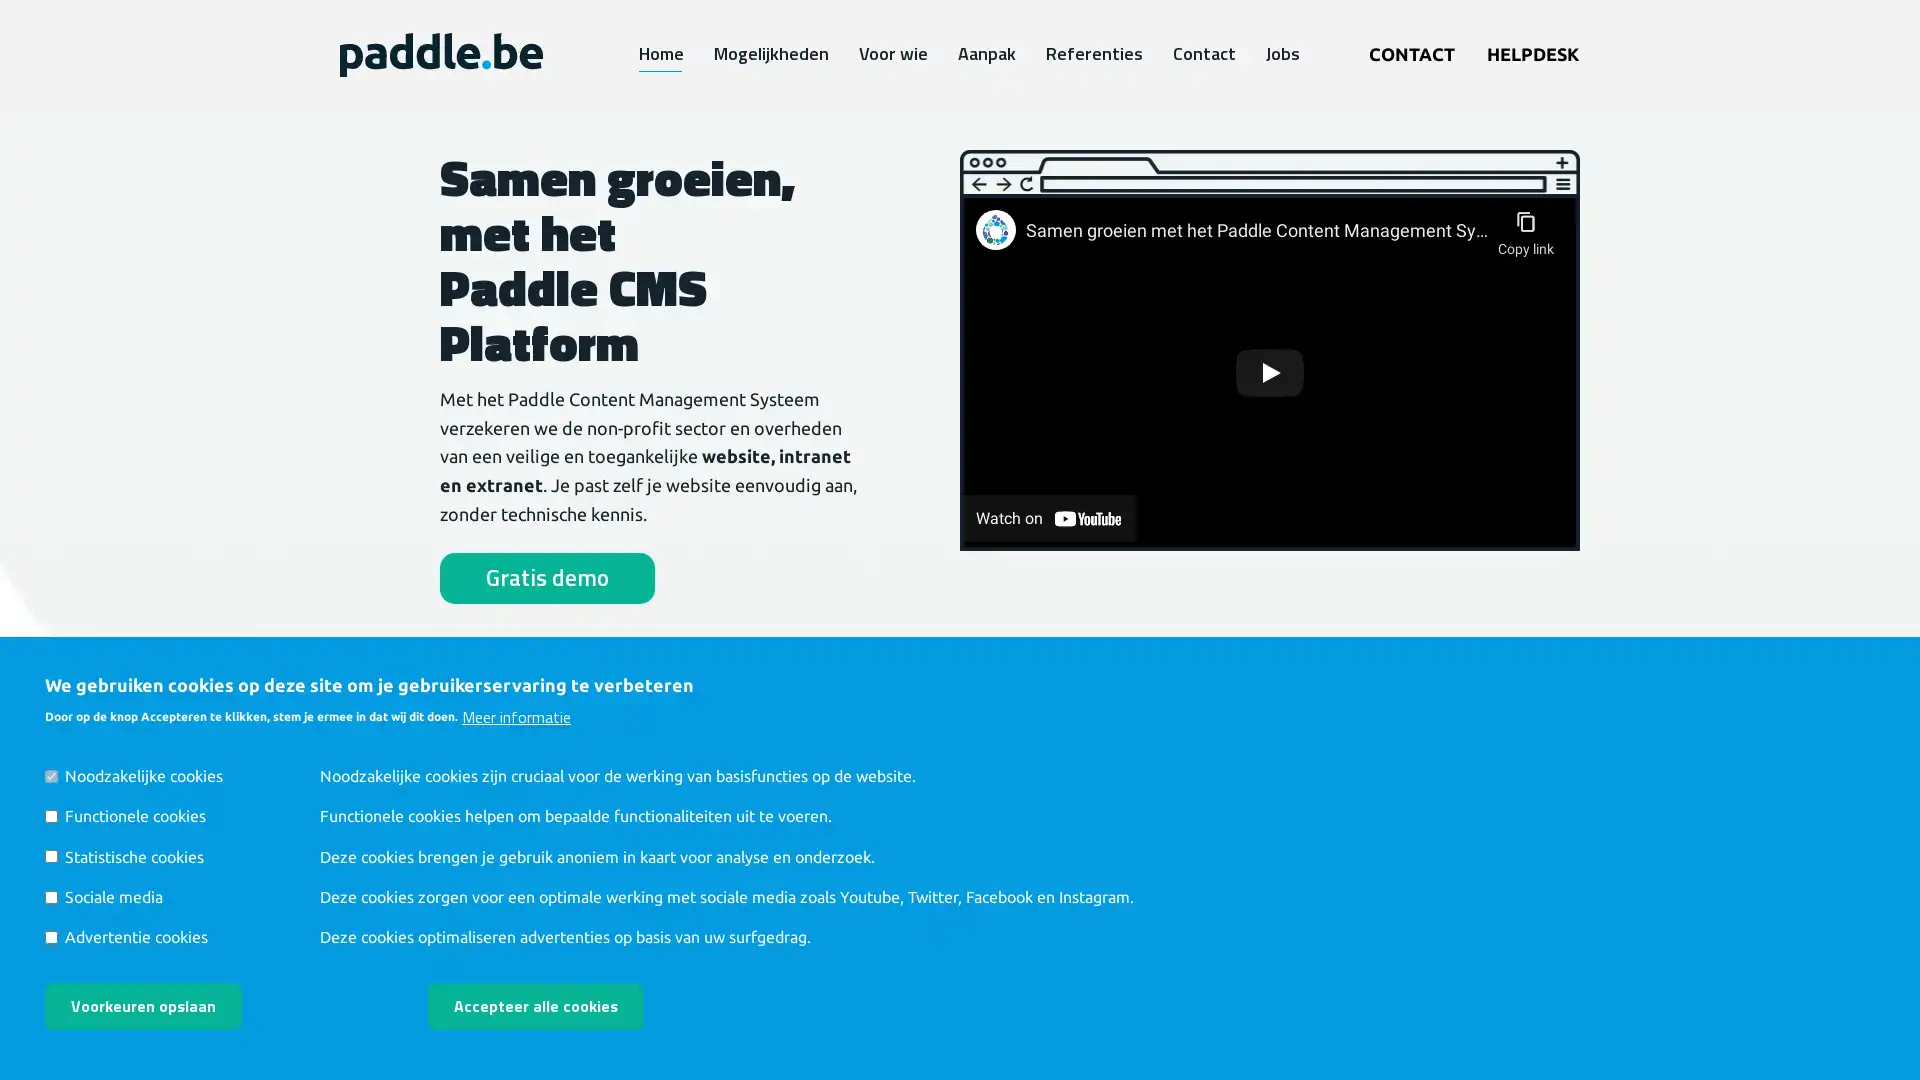  What do you see at coordinates (142, 1006) in the screenshot?
I see `Voorkeuren opslaan` at bounding box center [142, 1006].